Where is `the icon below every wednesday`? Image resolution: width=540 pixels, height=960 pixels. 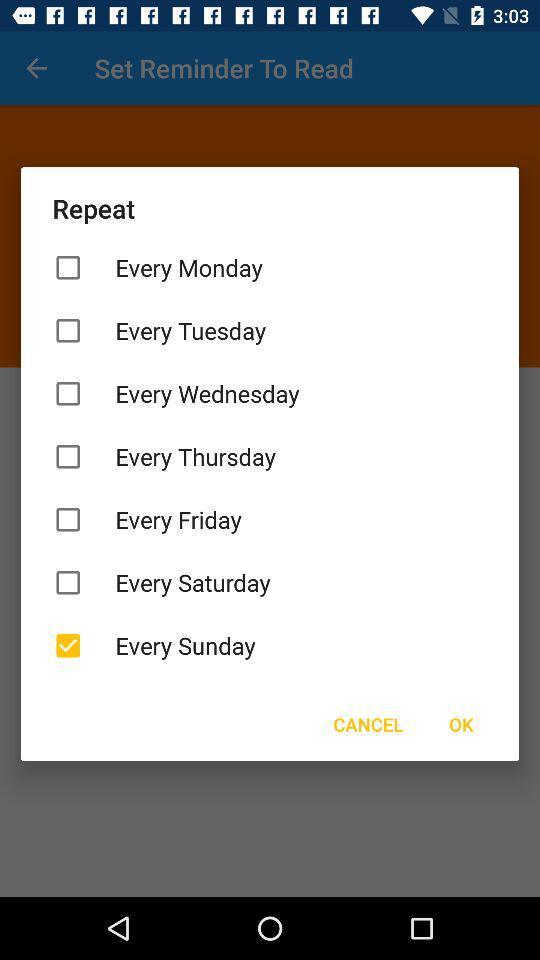 the icon below every wednesday is located at coordinates (270, 456).